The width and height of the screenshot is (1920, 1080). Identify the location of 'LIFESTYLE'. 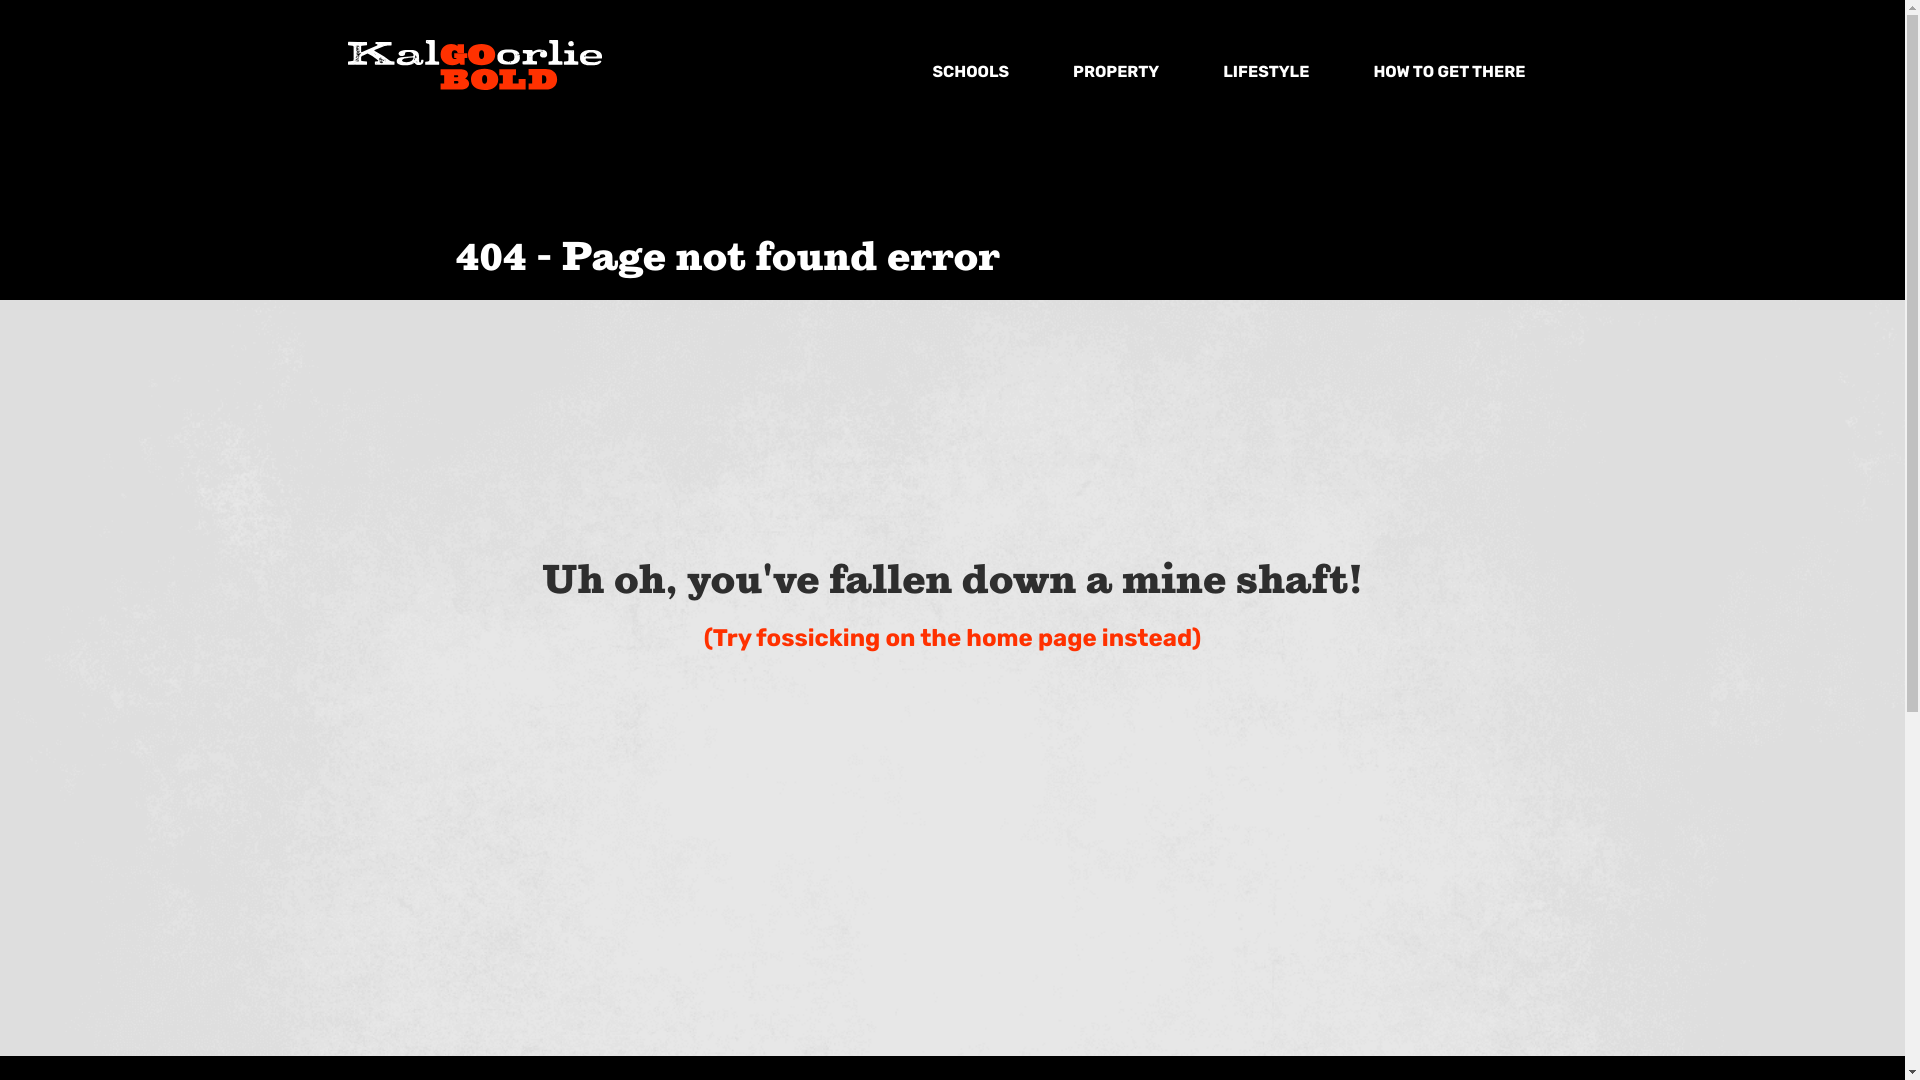
(1265, 72).